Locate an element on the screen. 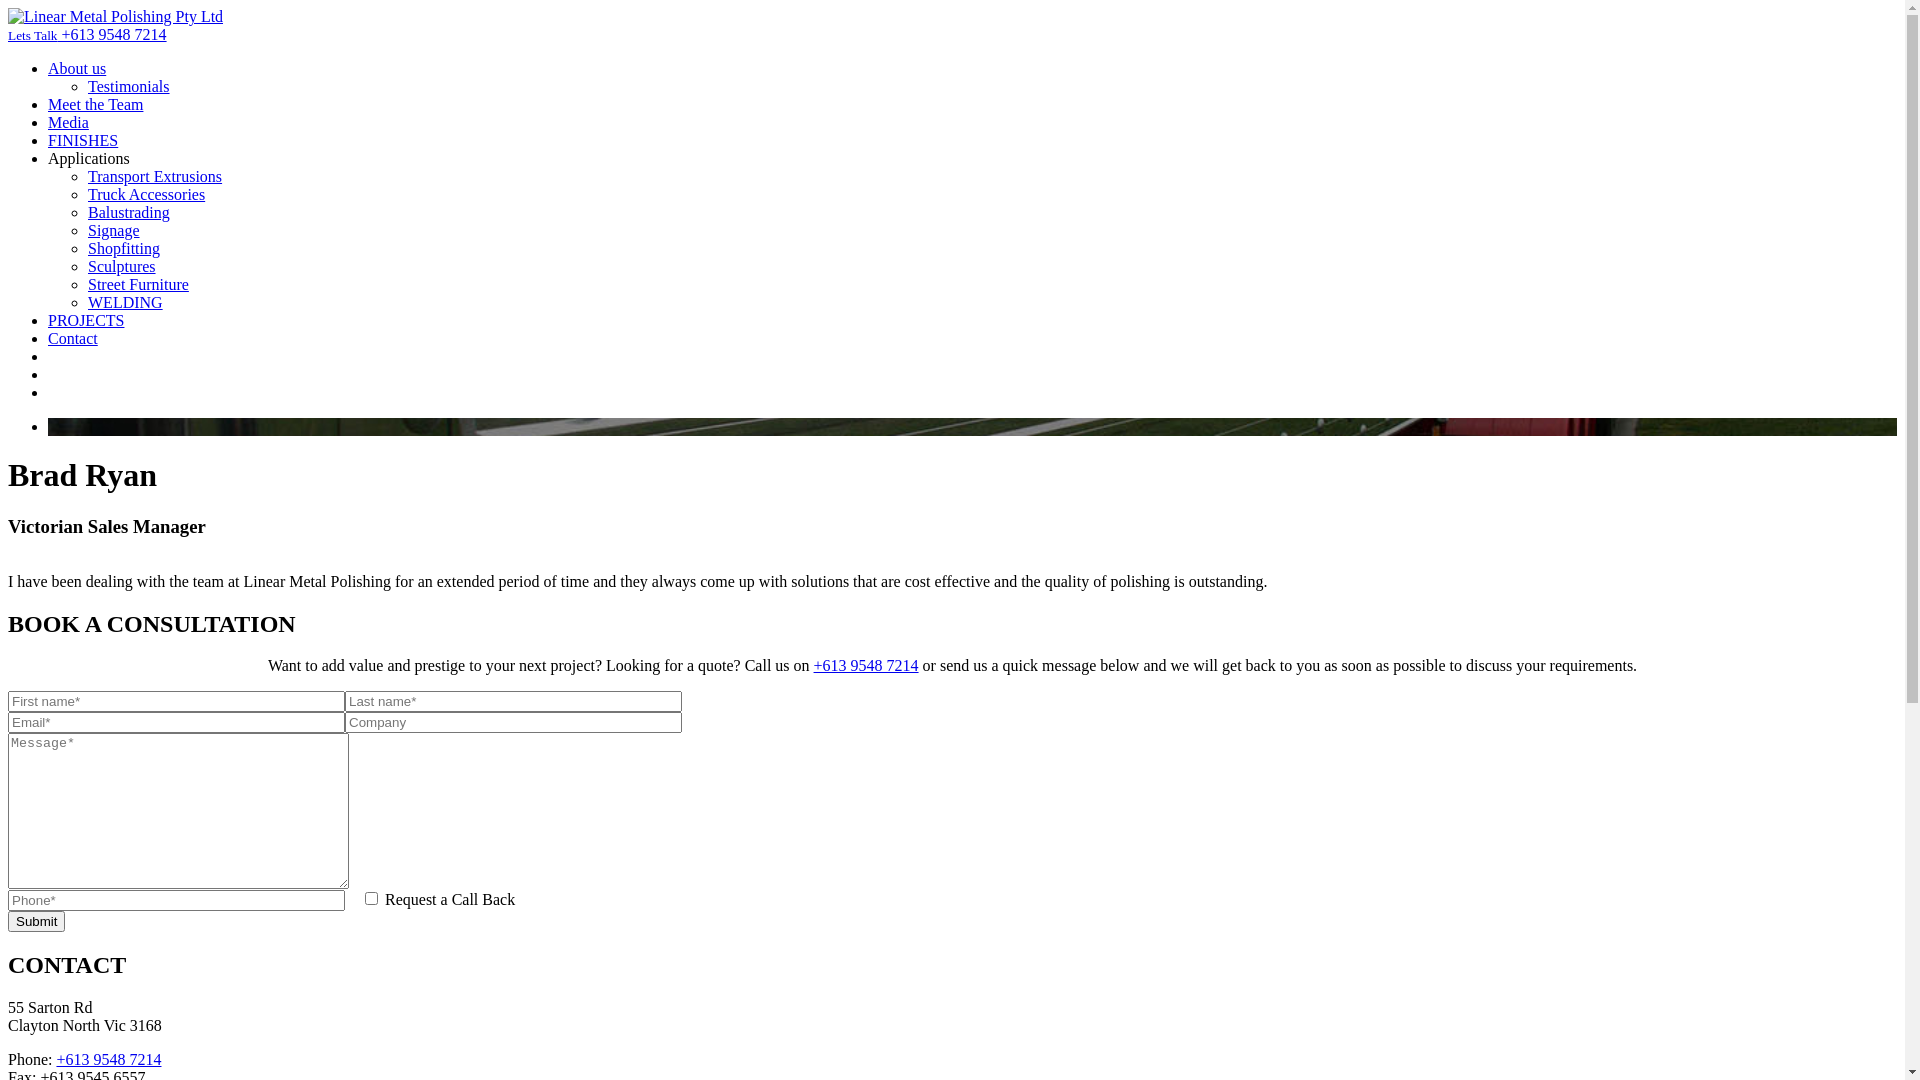  '+613 9548 7214' is located at coordinates (866, 665).